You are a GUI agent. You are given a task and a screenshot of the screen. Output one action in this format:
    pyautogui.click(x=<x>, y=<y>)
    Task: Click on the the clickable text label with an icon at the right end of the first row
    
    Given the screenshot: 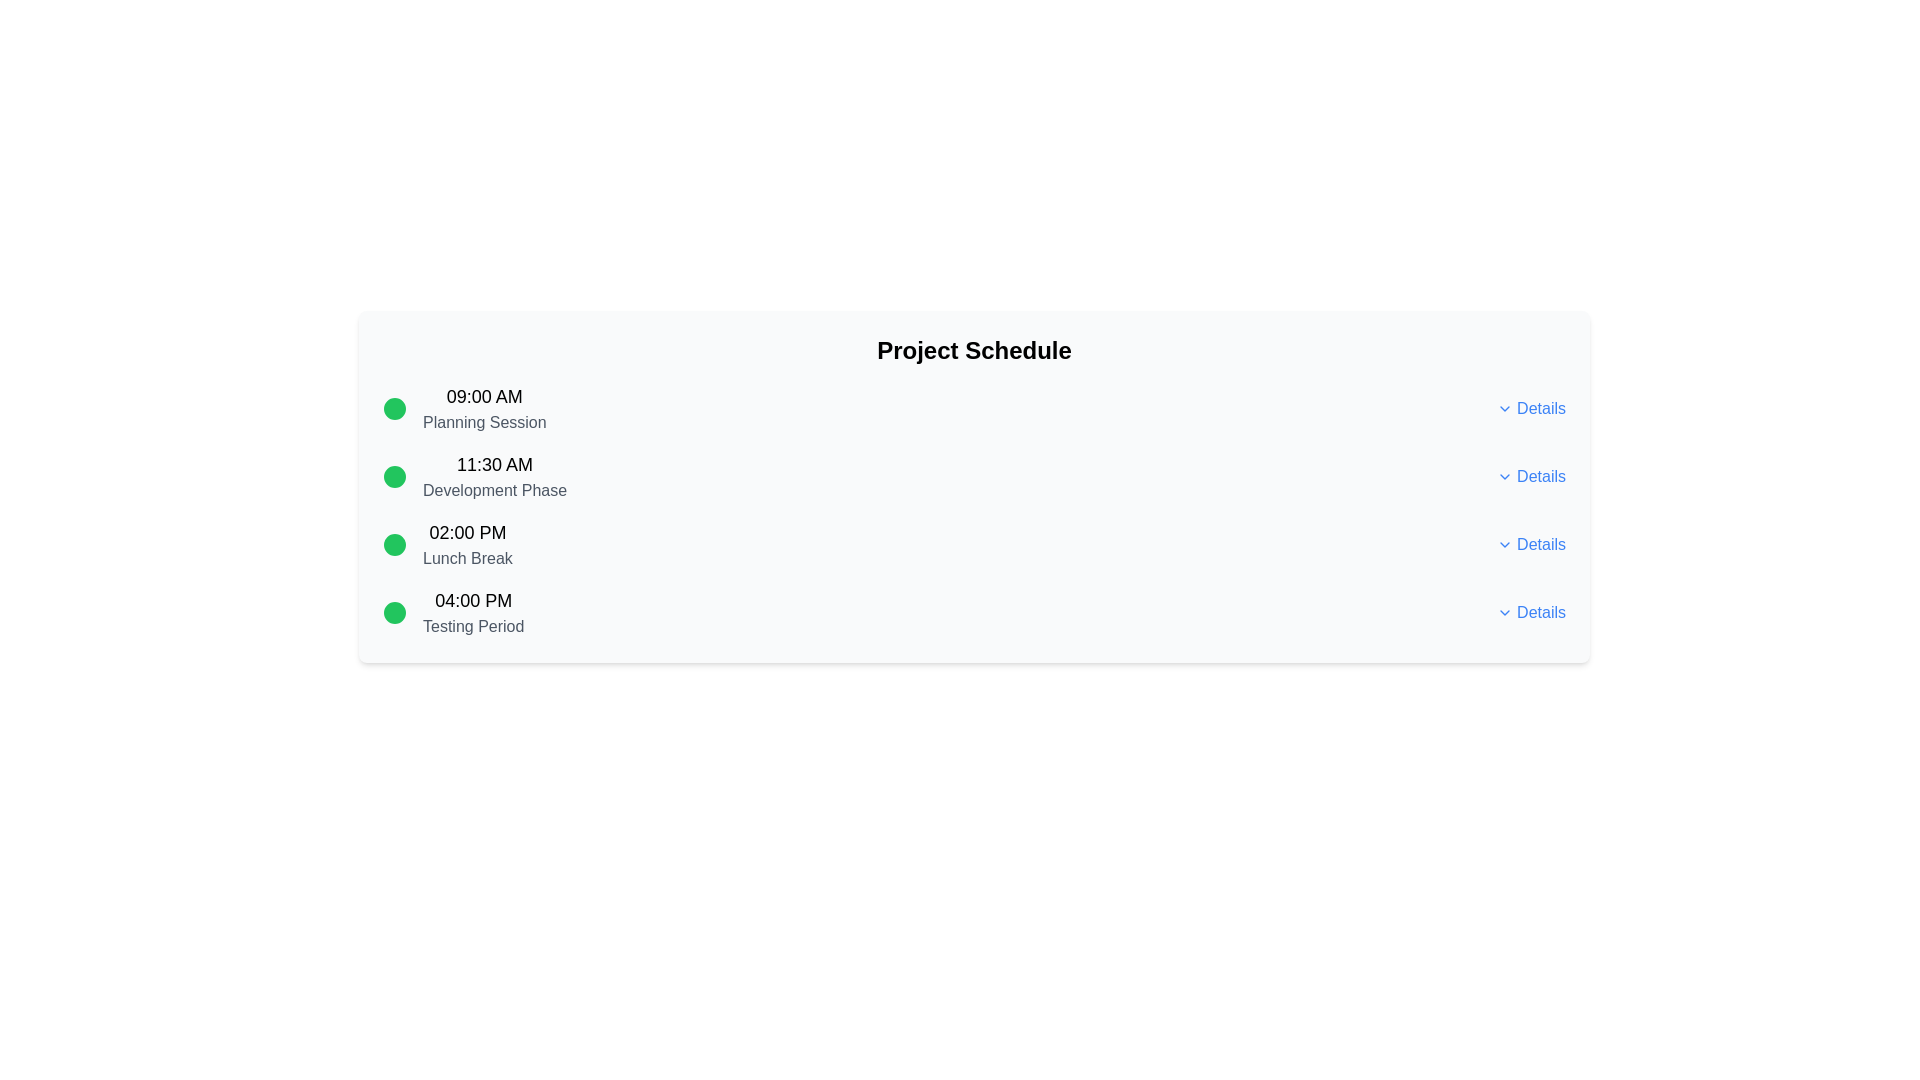 What is the action you would take?
    pyautogui.click(x=1530, y=407)
    